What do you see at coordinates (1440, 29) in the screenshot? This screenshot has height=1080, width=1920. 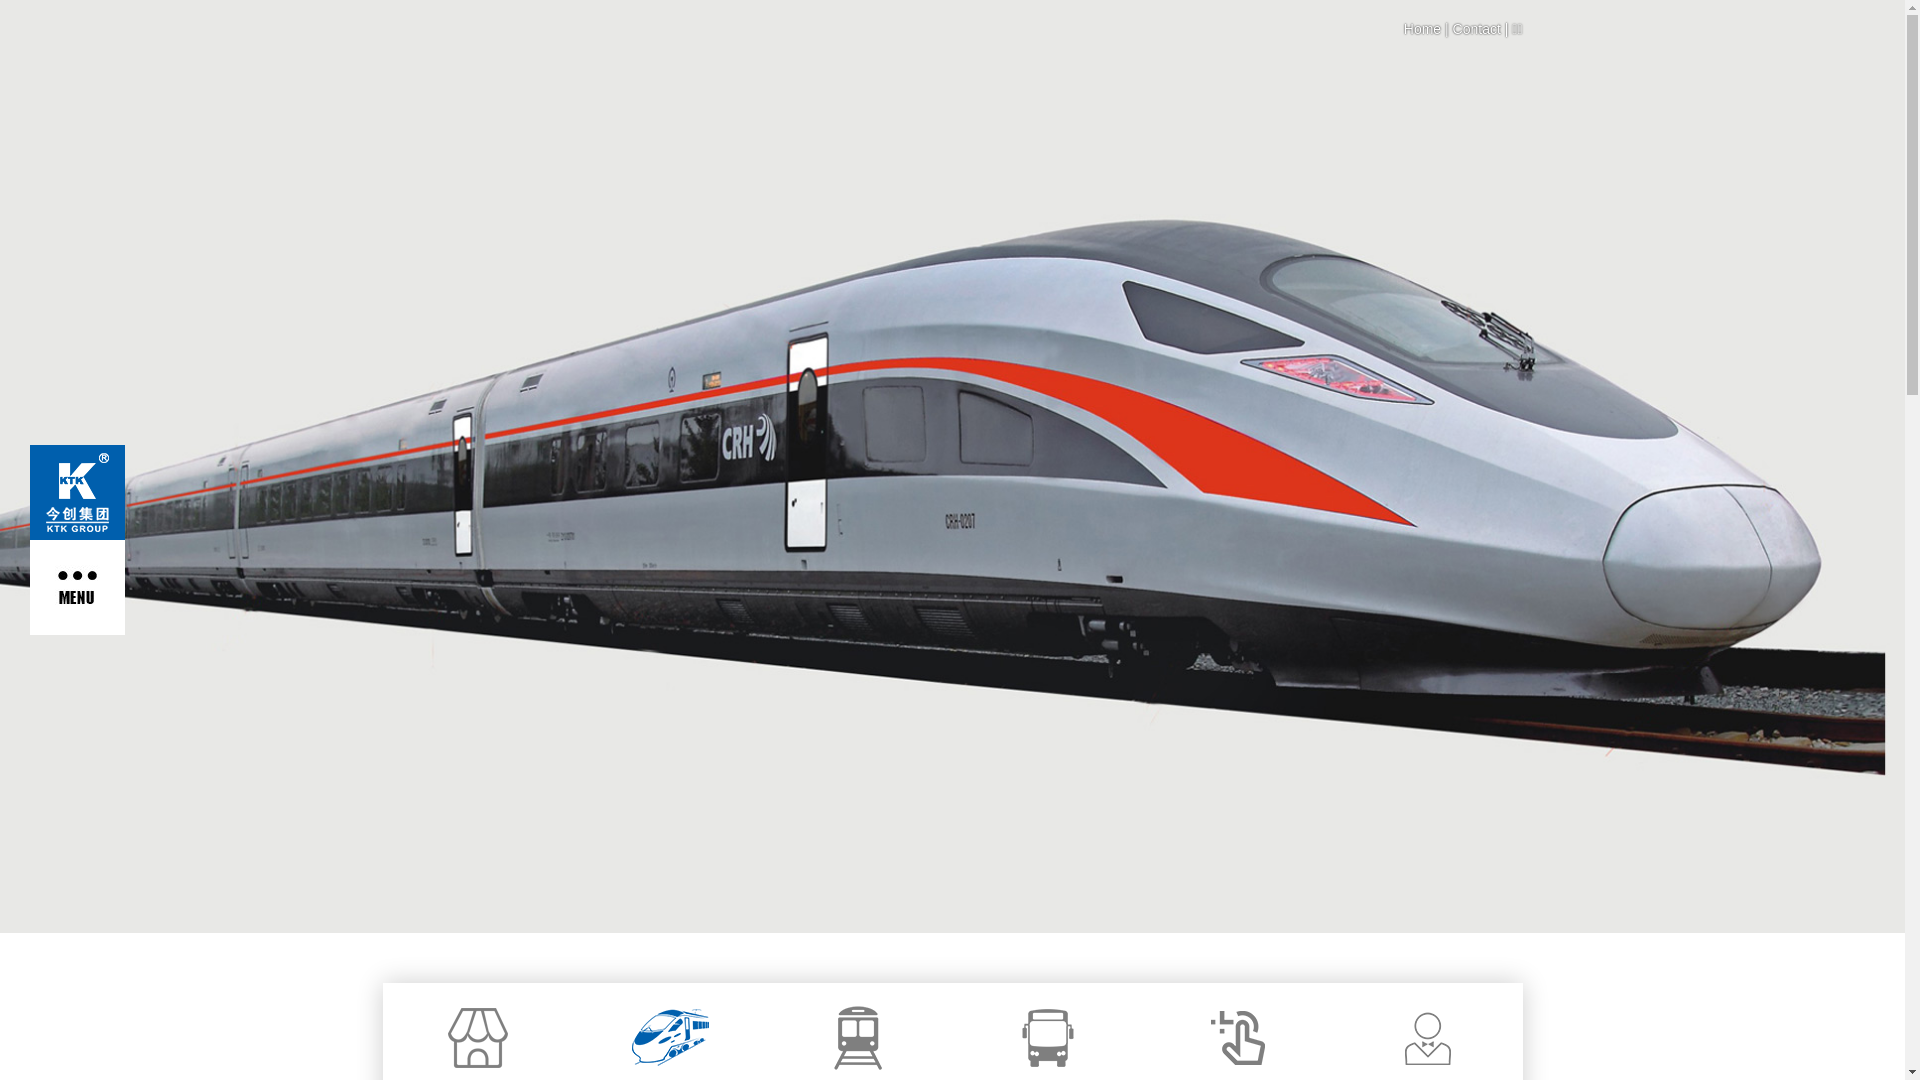 I see `'|'` at bounding box center [1440, 29].